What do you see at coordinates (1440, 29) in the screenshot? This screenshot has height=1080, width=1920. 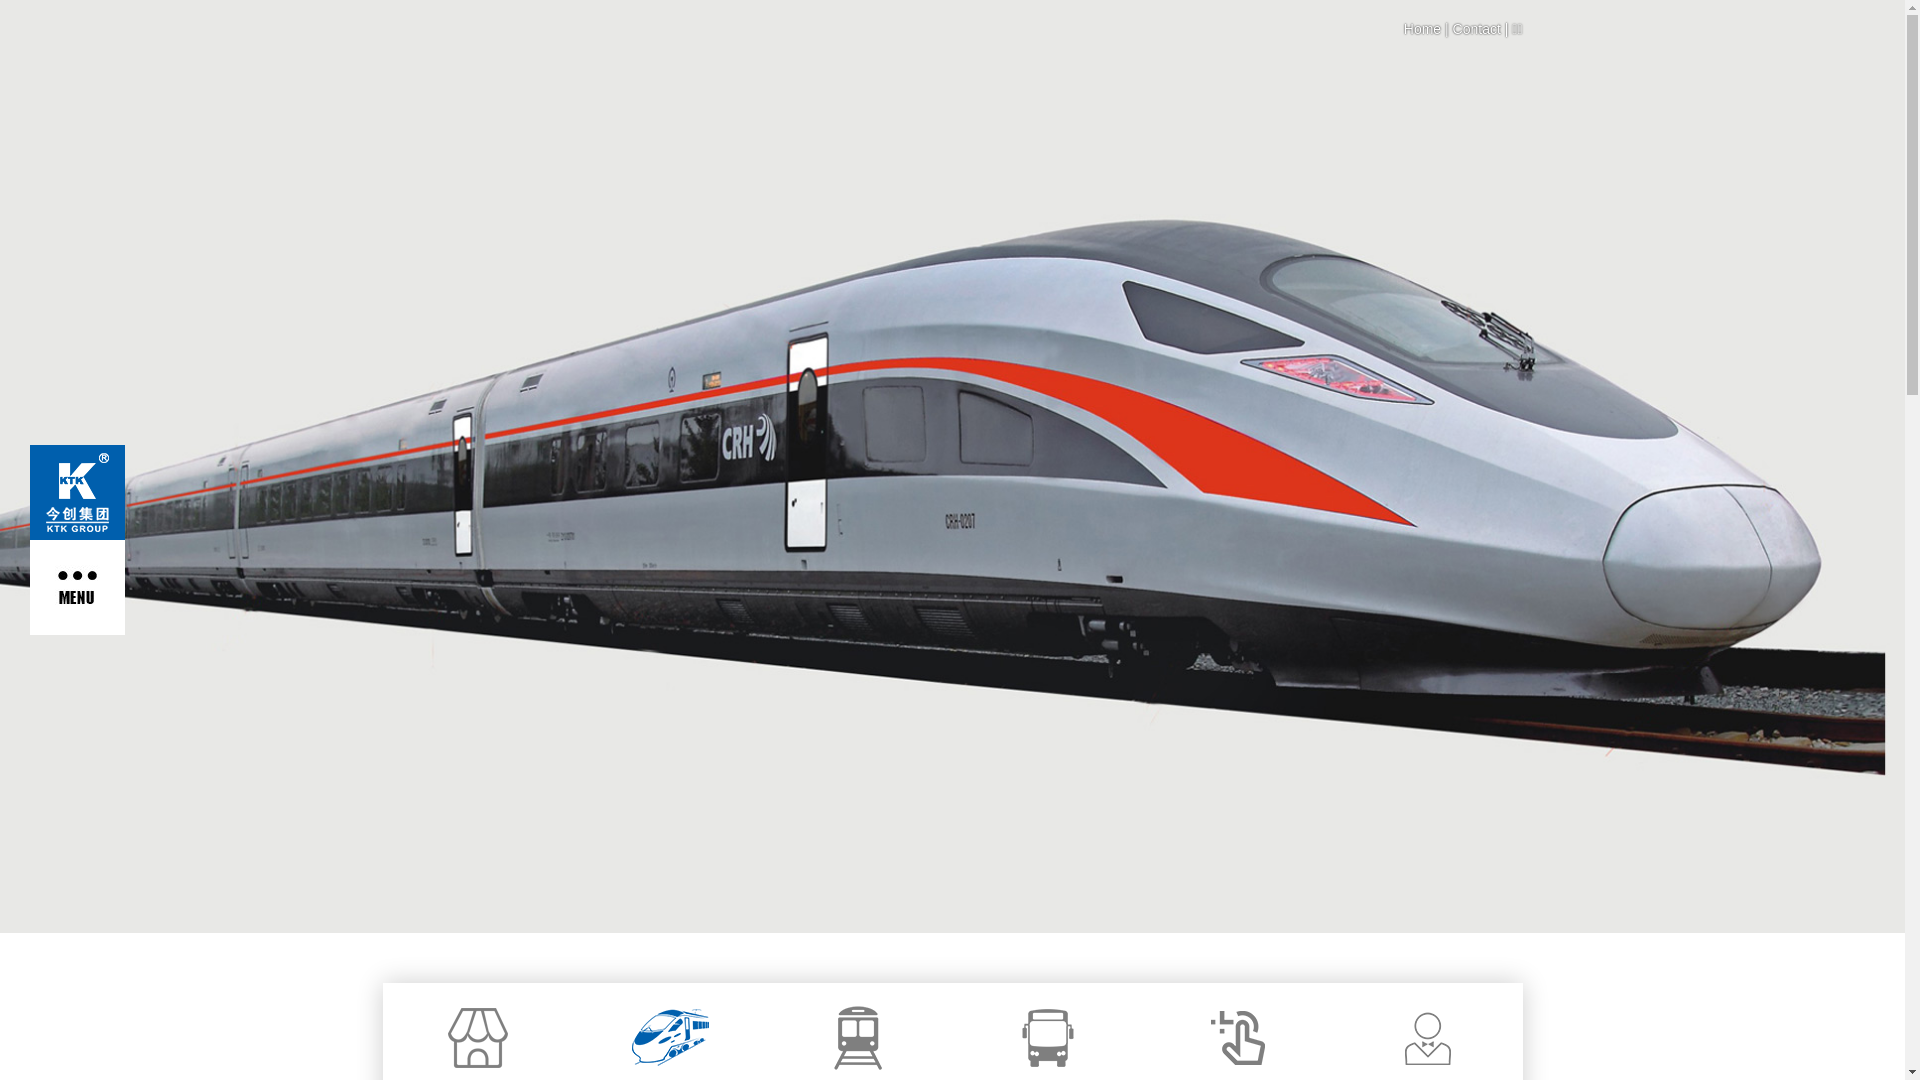 I see `'|'` at bounding box center [1440, 29].